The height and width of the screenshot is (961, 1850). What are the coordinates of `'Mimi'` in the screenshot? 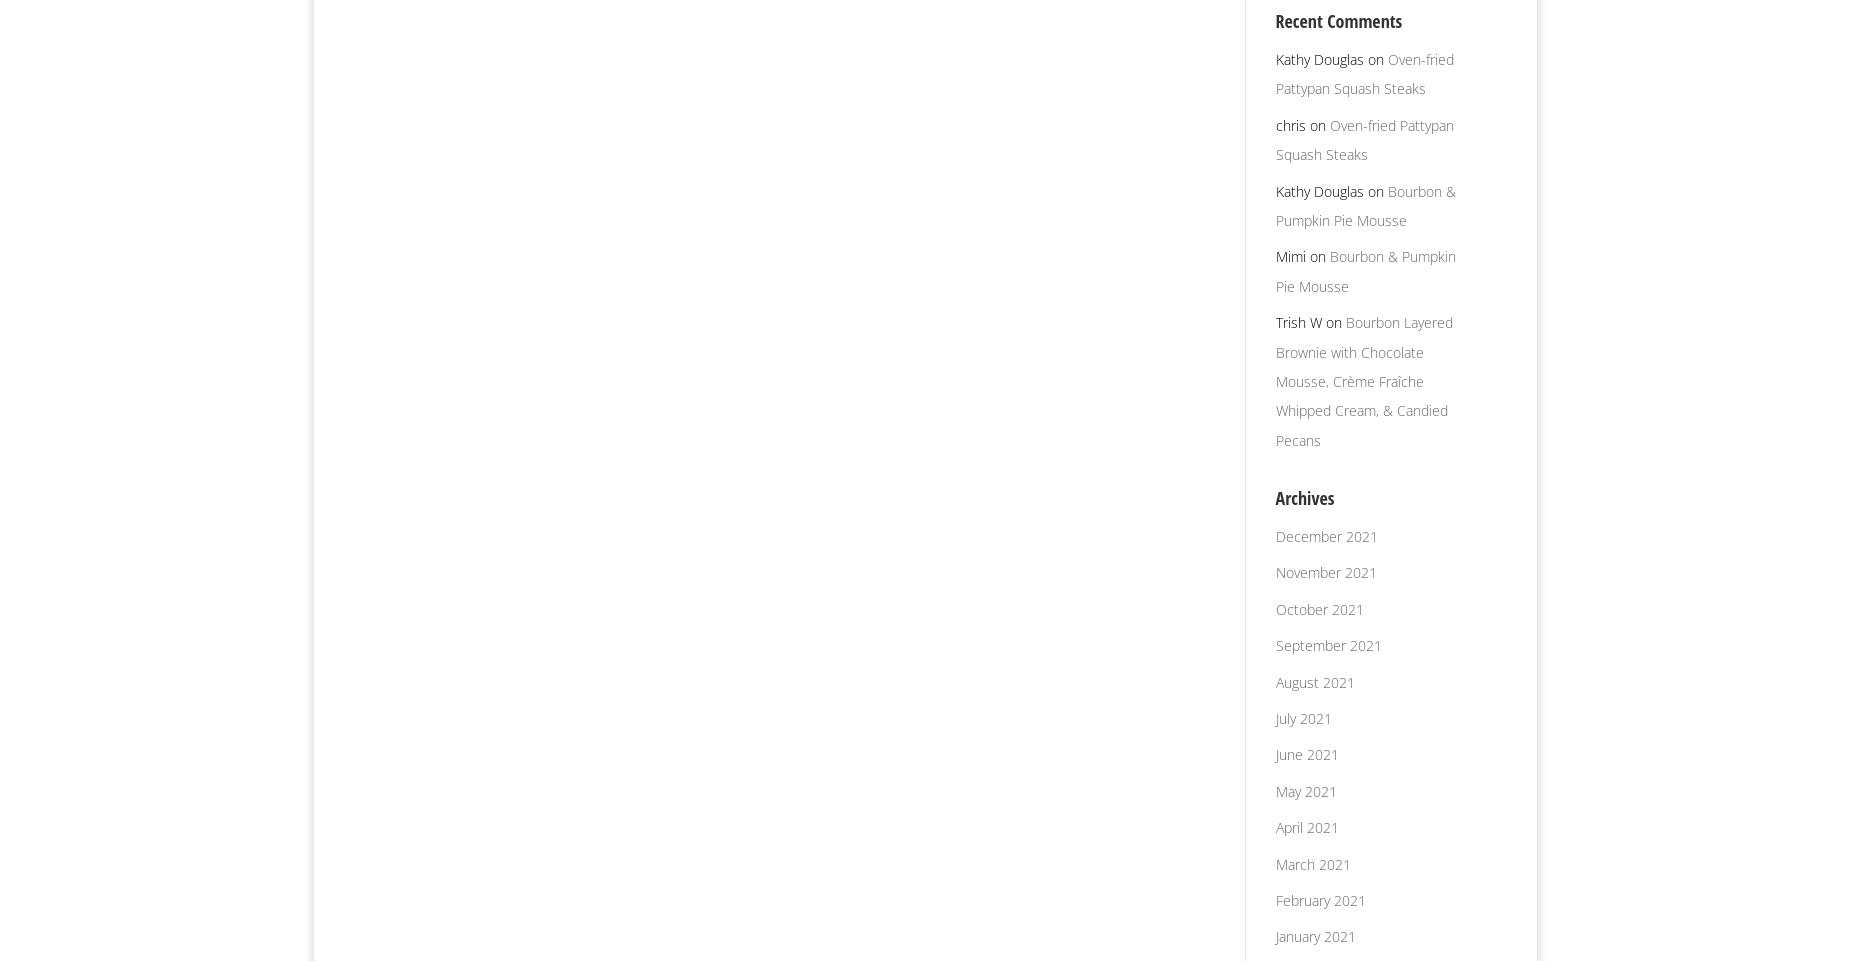 It's located at (1289, 255).